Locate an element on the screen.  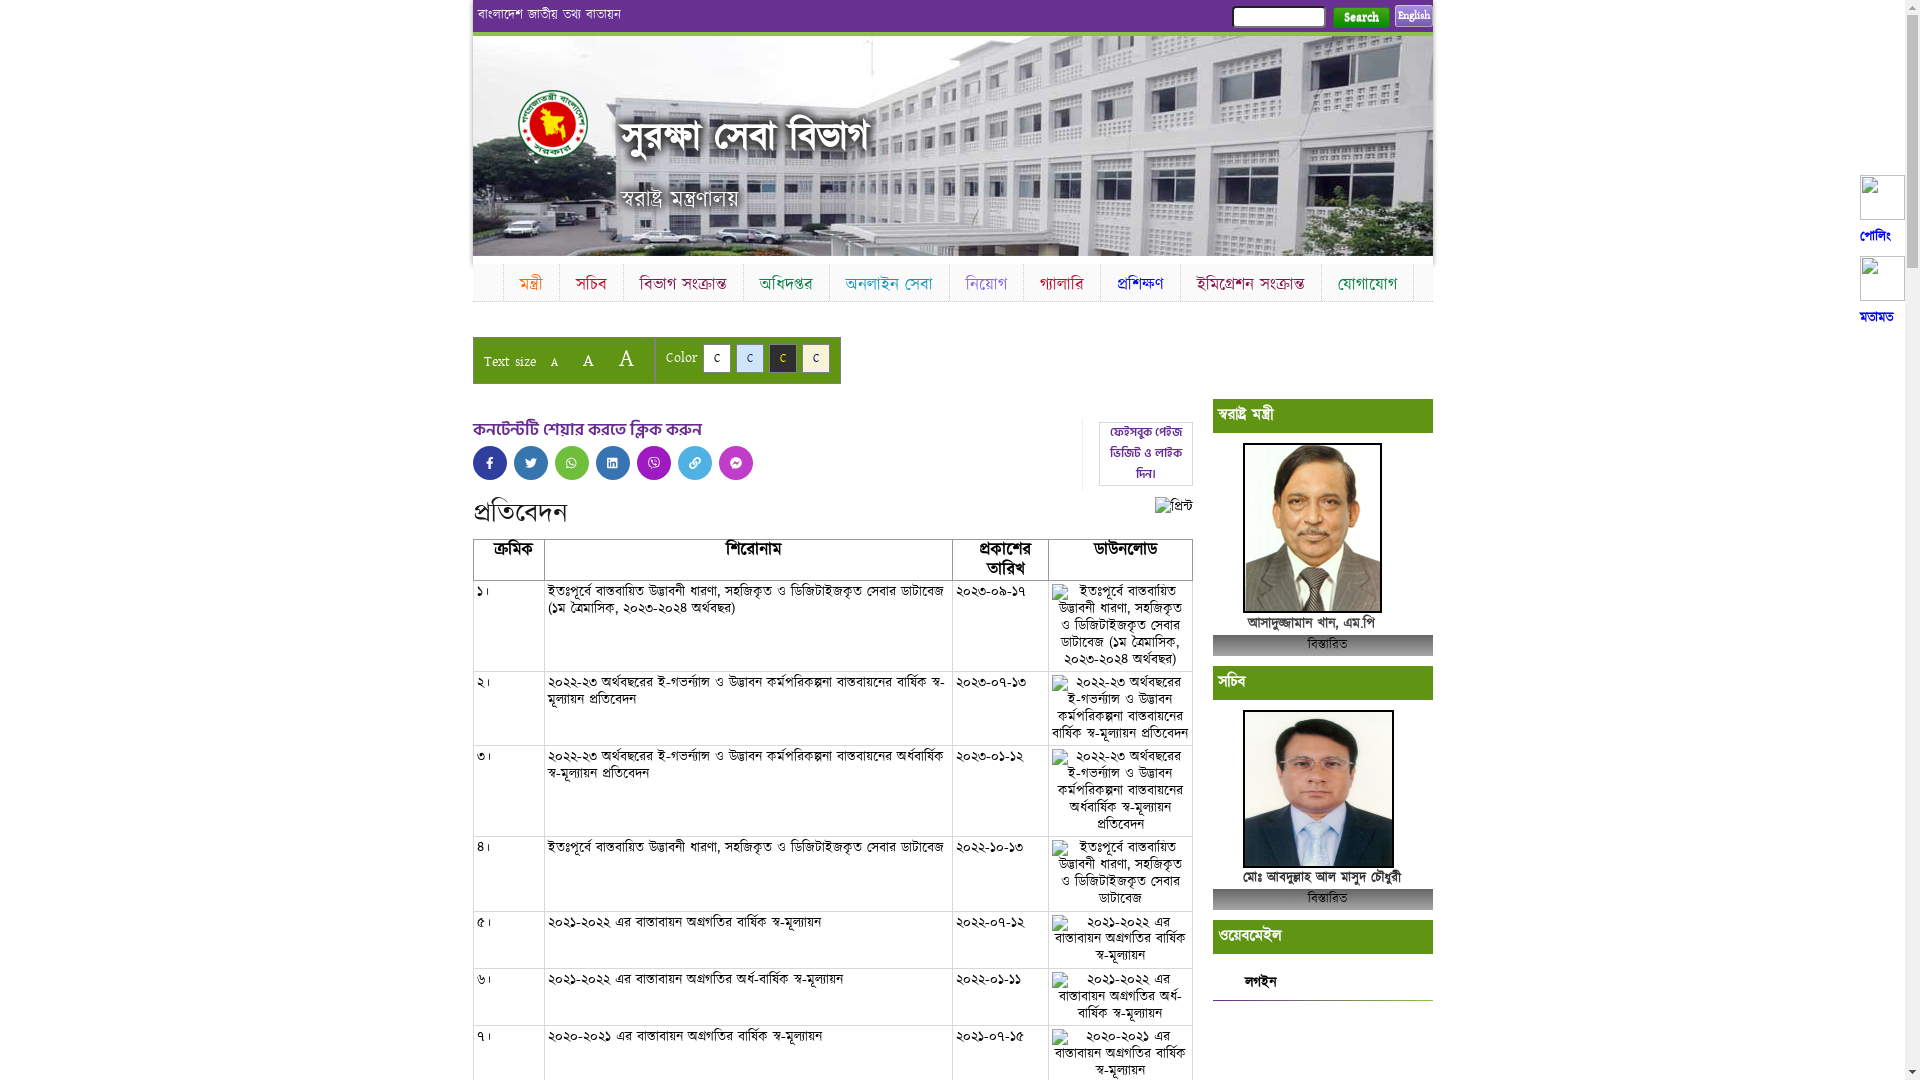
'A' is located at coordinates (553, 362).